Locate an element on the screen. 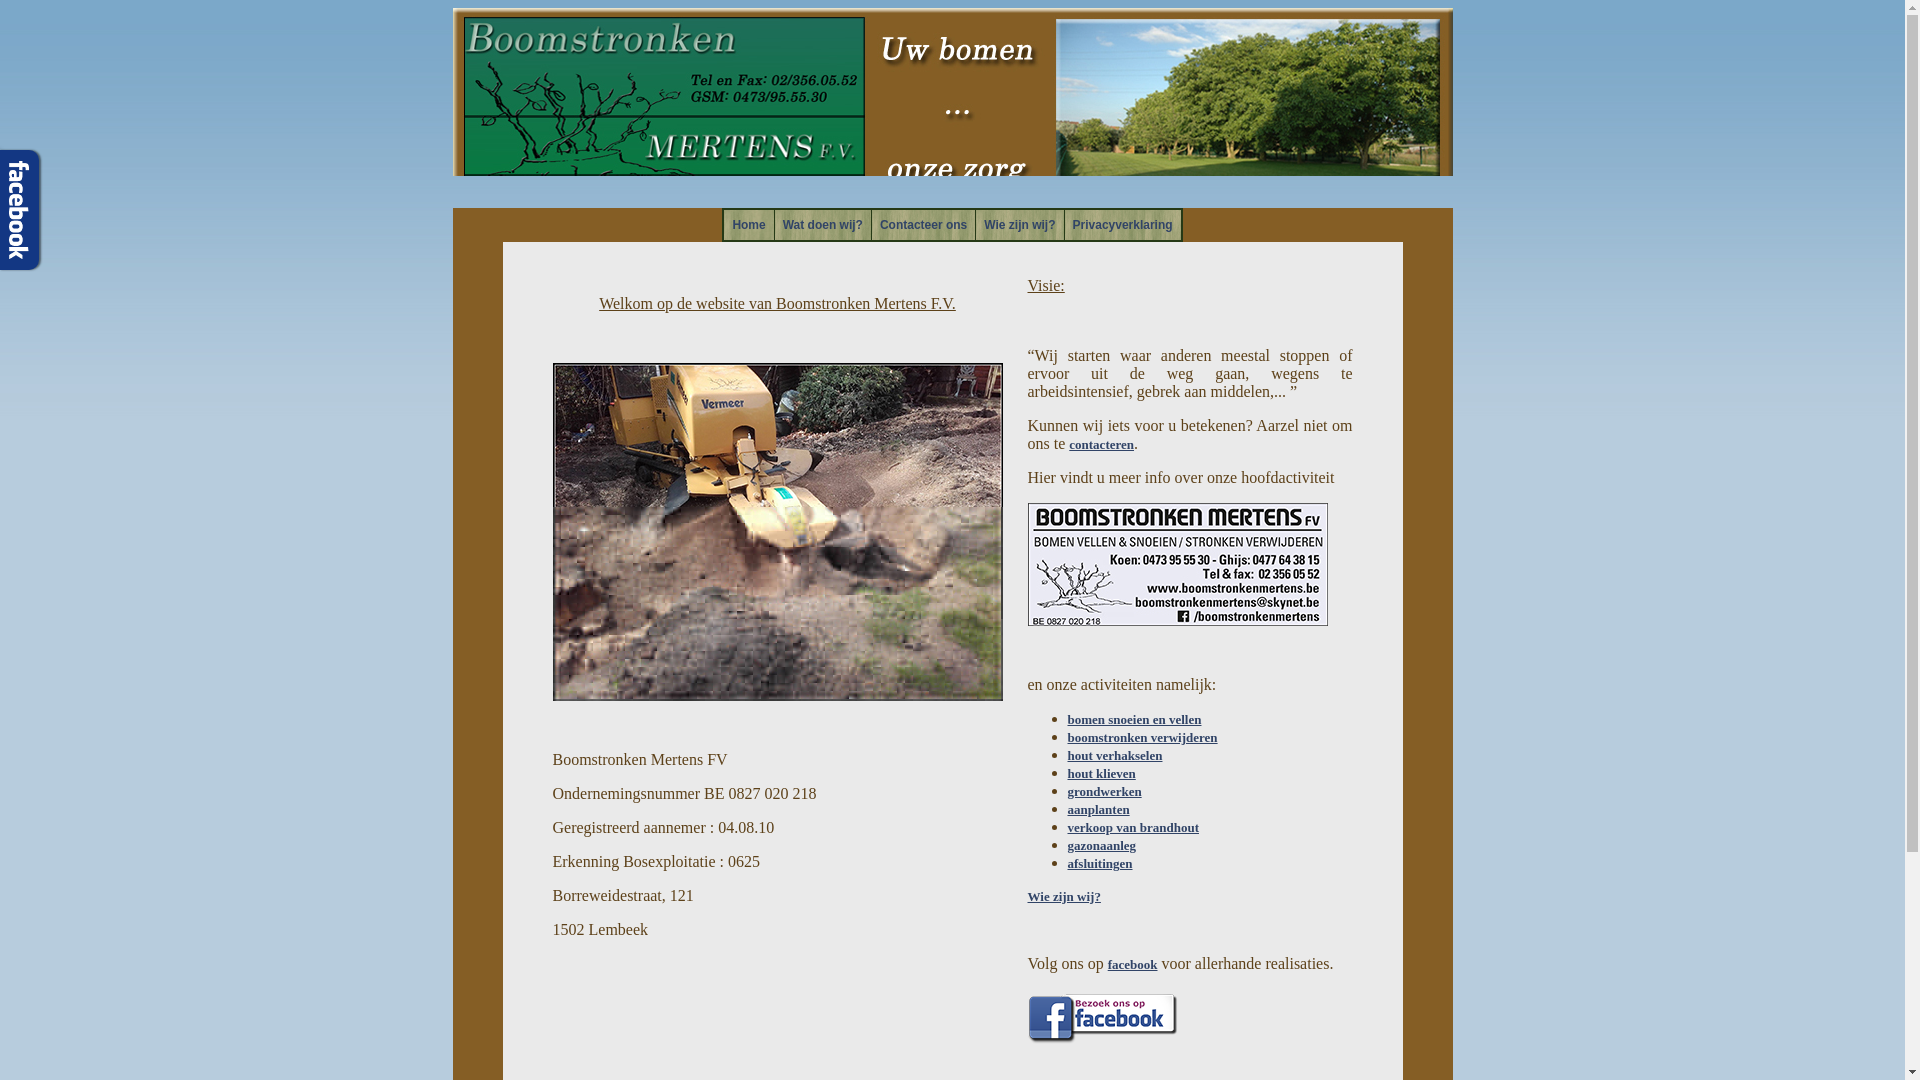 This screenshot has height=1080, width=1920. 'contacteren' is located at coordinates (1068, 443).